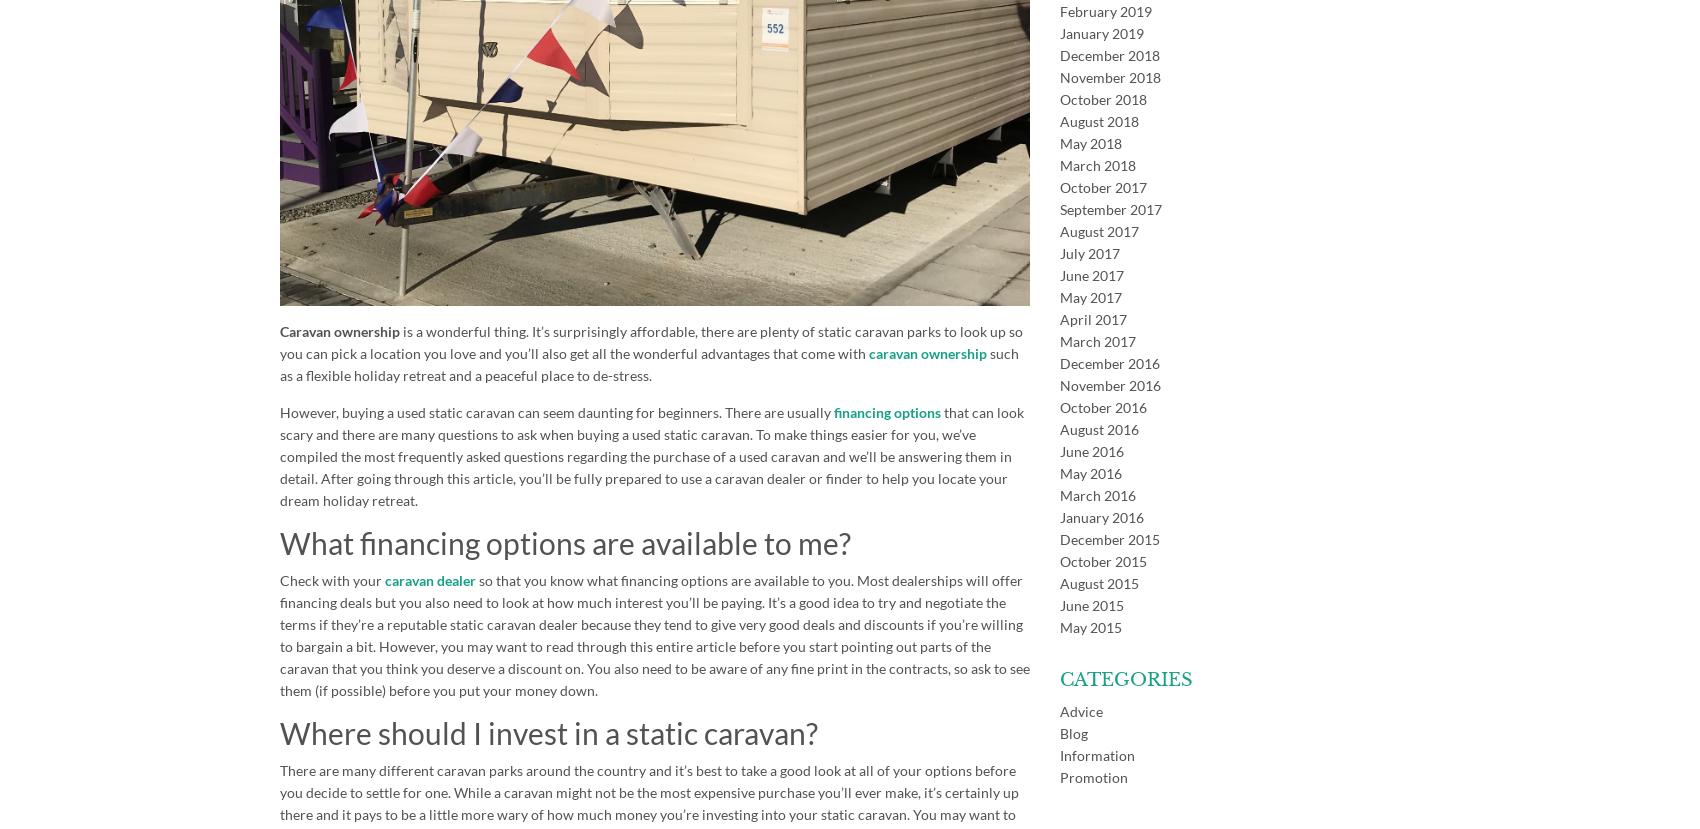  What do you see at coordinates (887, 412) in the screenshot?
I see `'financing options'` at bounding box center [887, 412].